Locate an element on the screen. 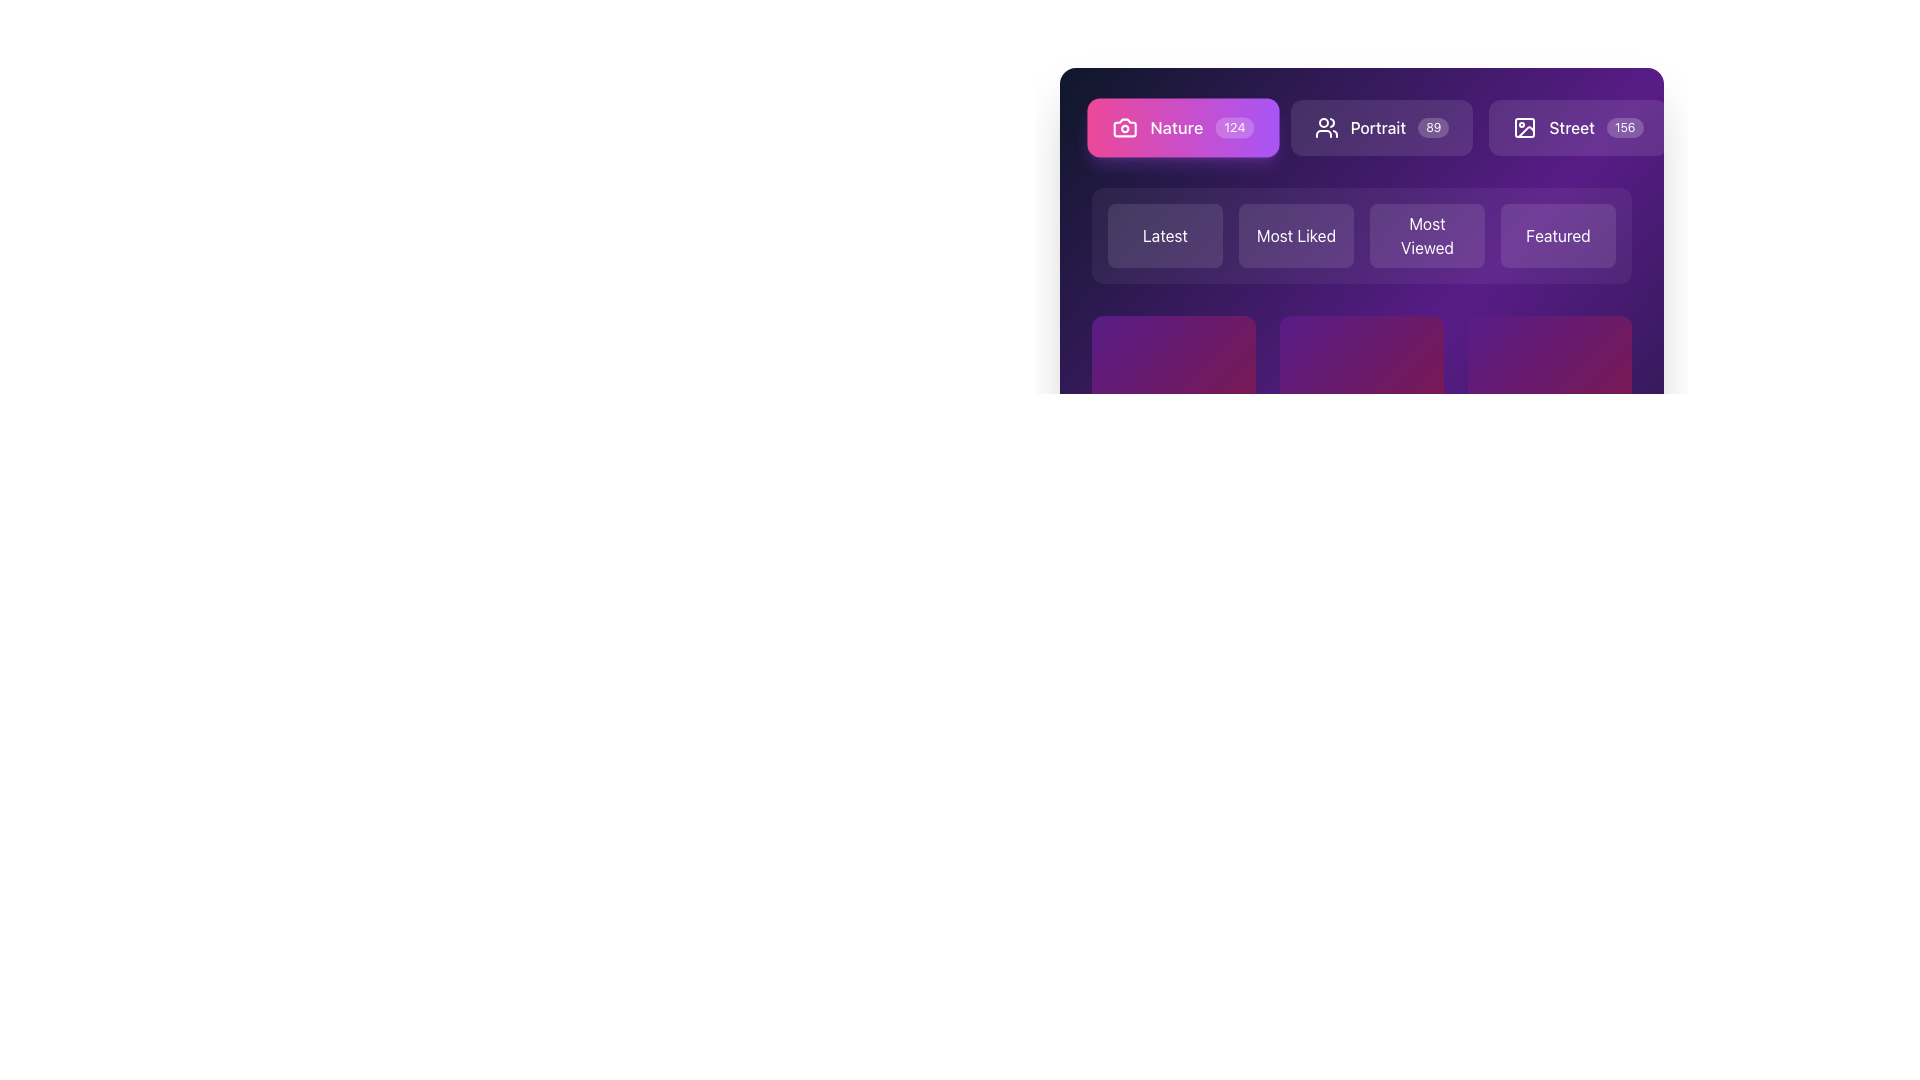 The image size is (1920, 1080). the 'Nature' category button at the top-left of the category list is located at coordinates (1183, 127).